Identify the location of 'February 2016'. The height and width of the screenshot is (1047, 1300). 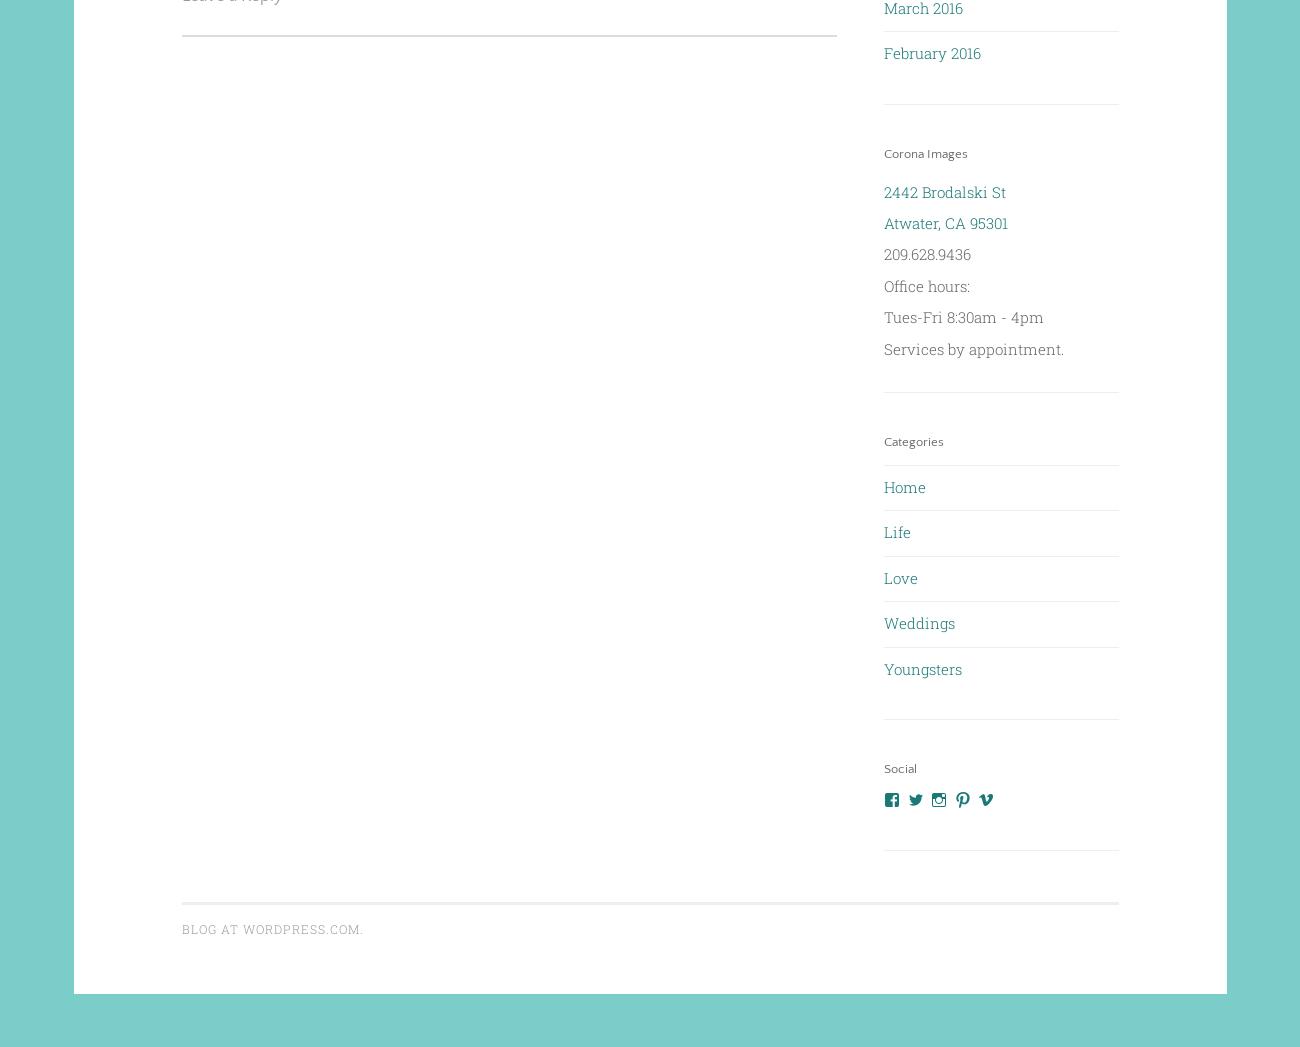
(932, 52).